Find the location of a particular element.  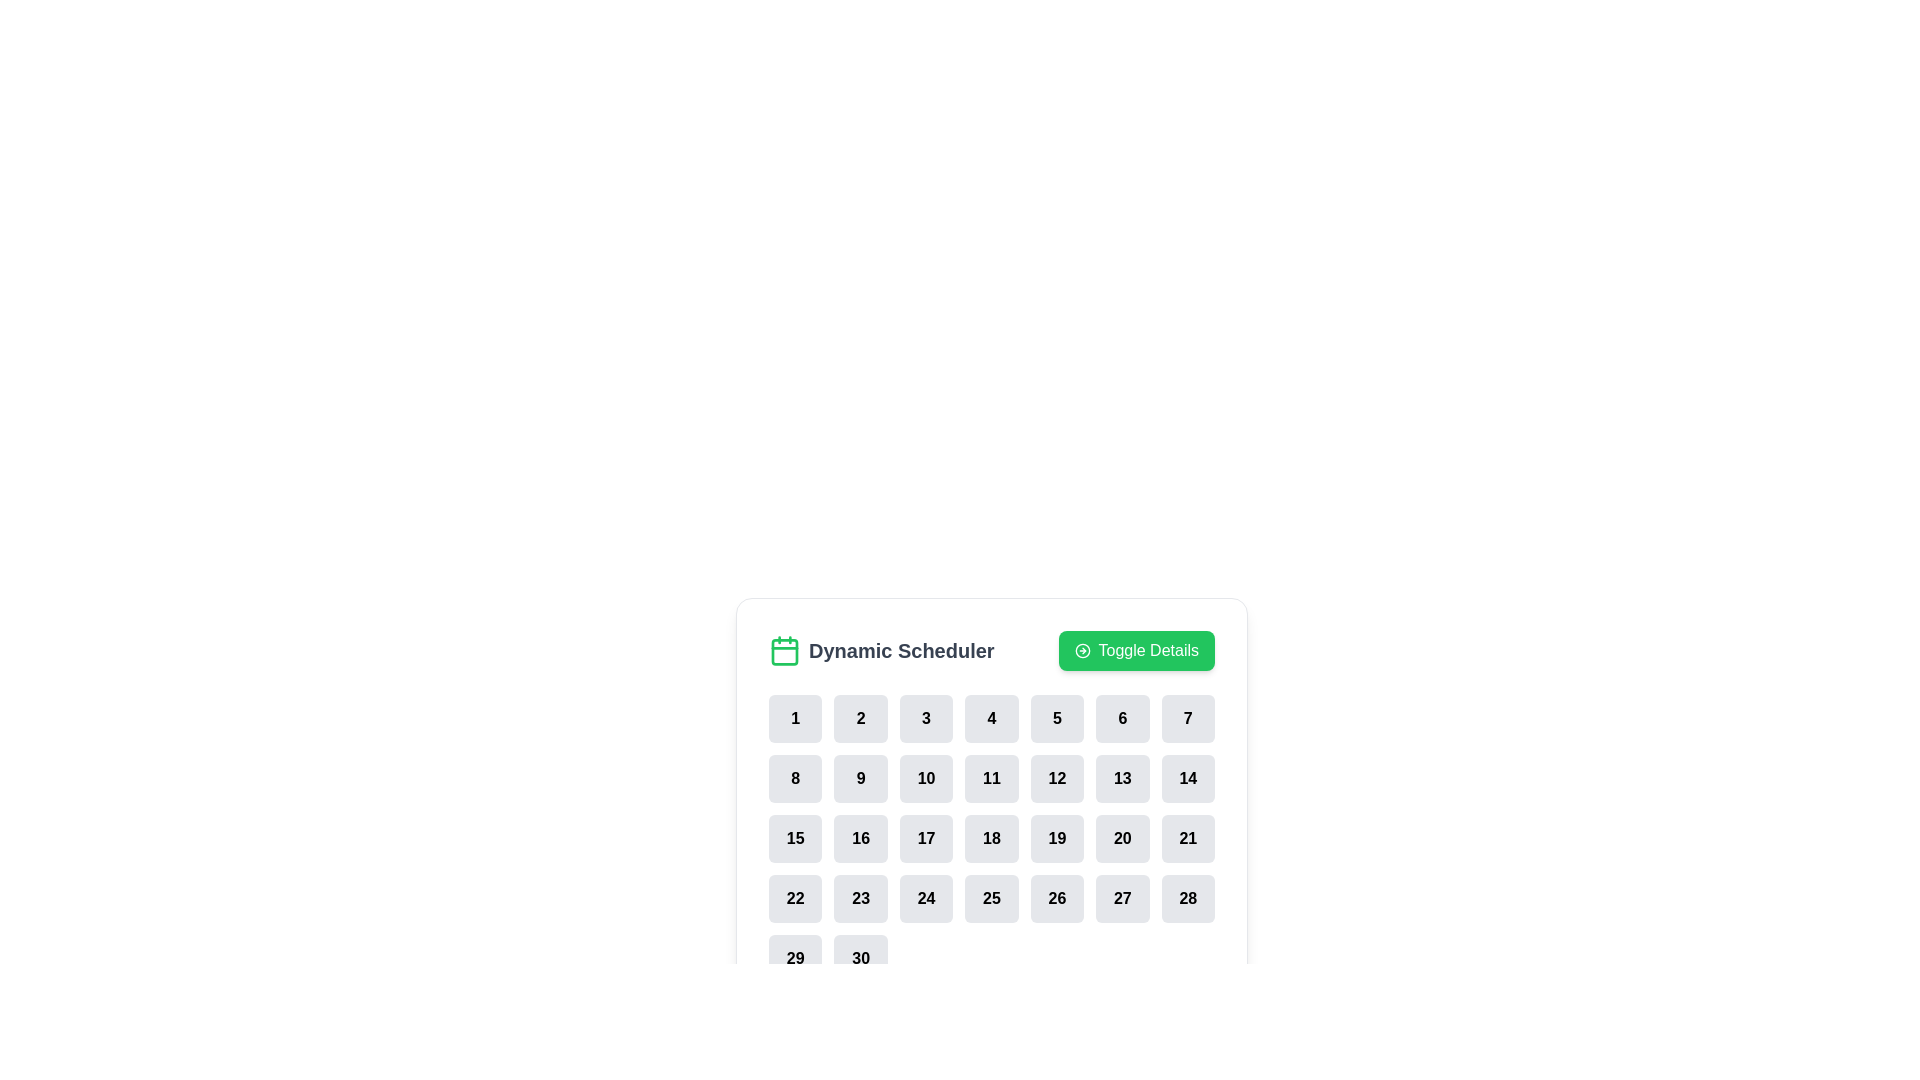

the 'Toggle Details' text label which has a green background and white text, located in the header area of the 'Dynamic Scheduler' interface is located at coordinates (1148, 651).